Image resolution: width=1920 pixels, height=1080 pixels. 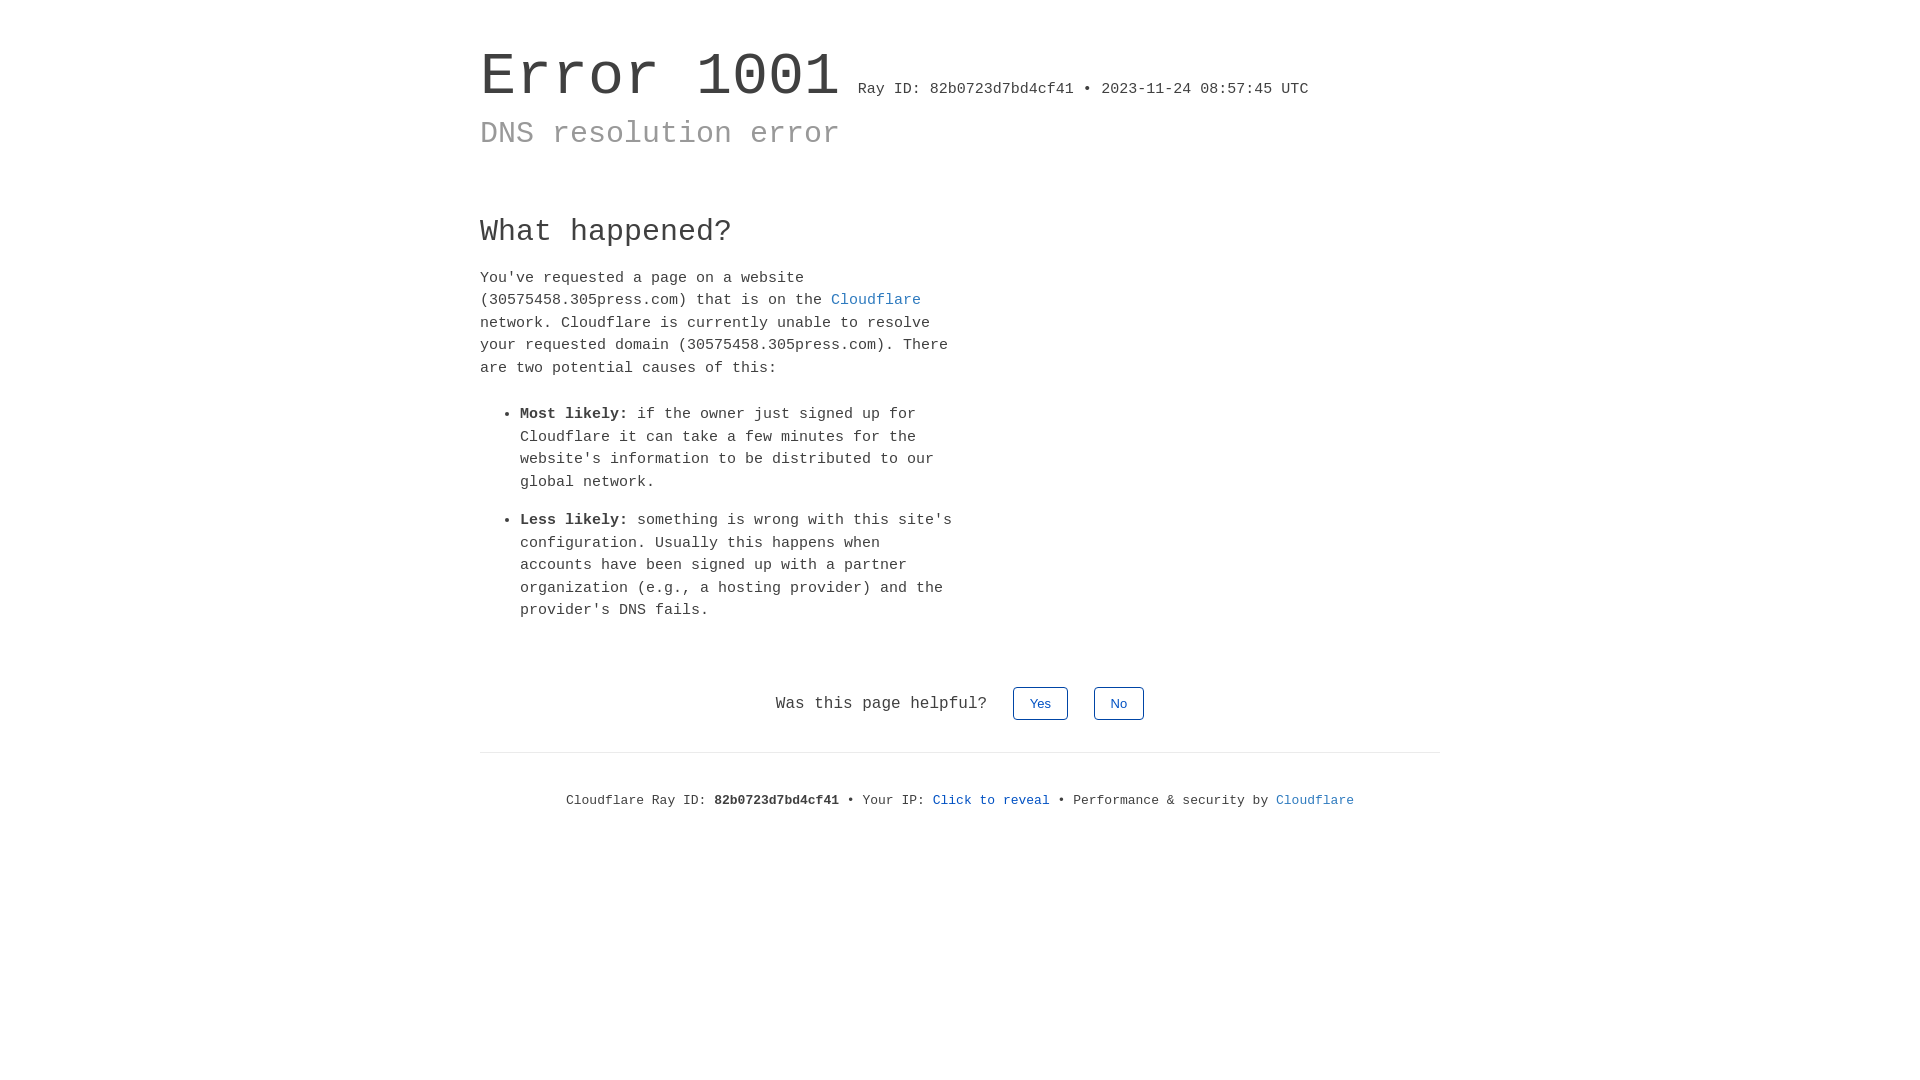 What do you see at coordinates (991, 798) in the screenshot?
I see `'Click to reveal'` at bounding box center [991, 798].